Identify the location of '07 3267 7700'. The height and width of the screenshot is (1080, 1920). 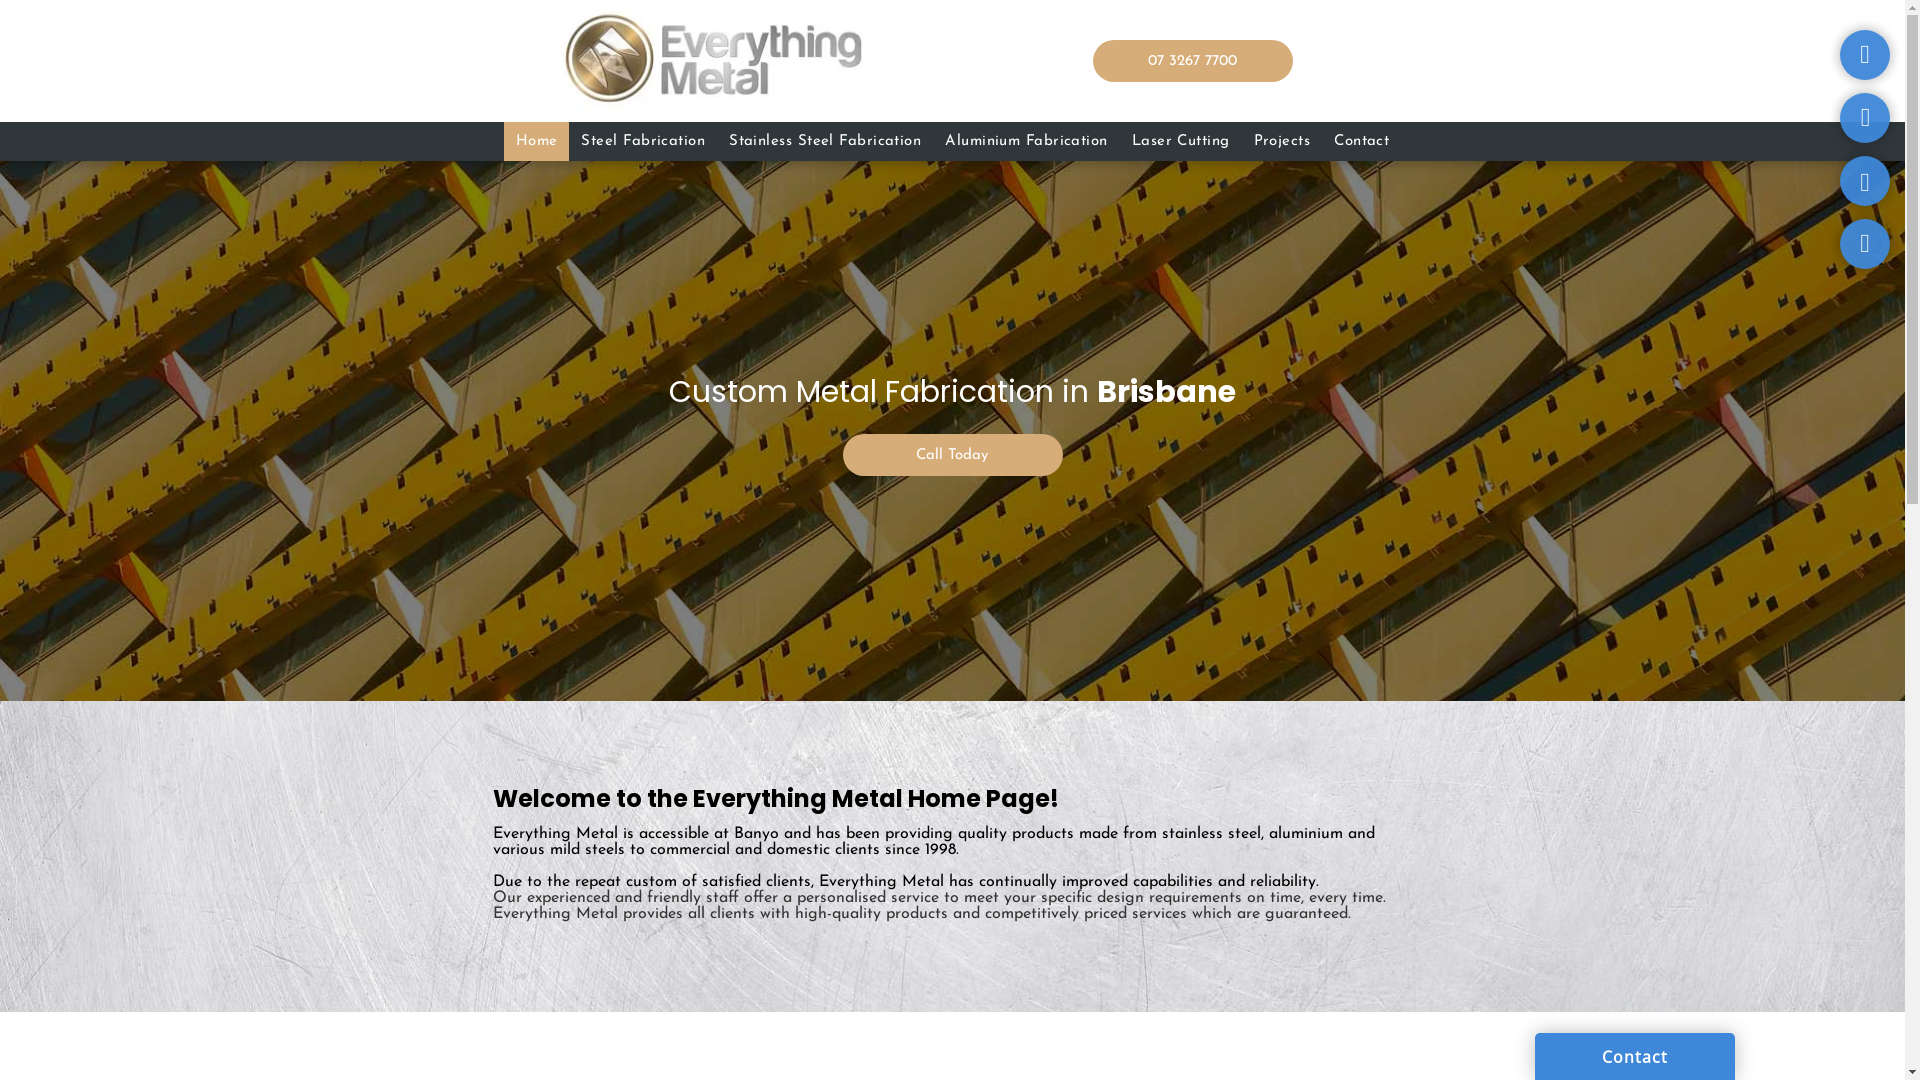
(1191, 60).